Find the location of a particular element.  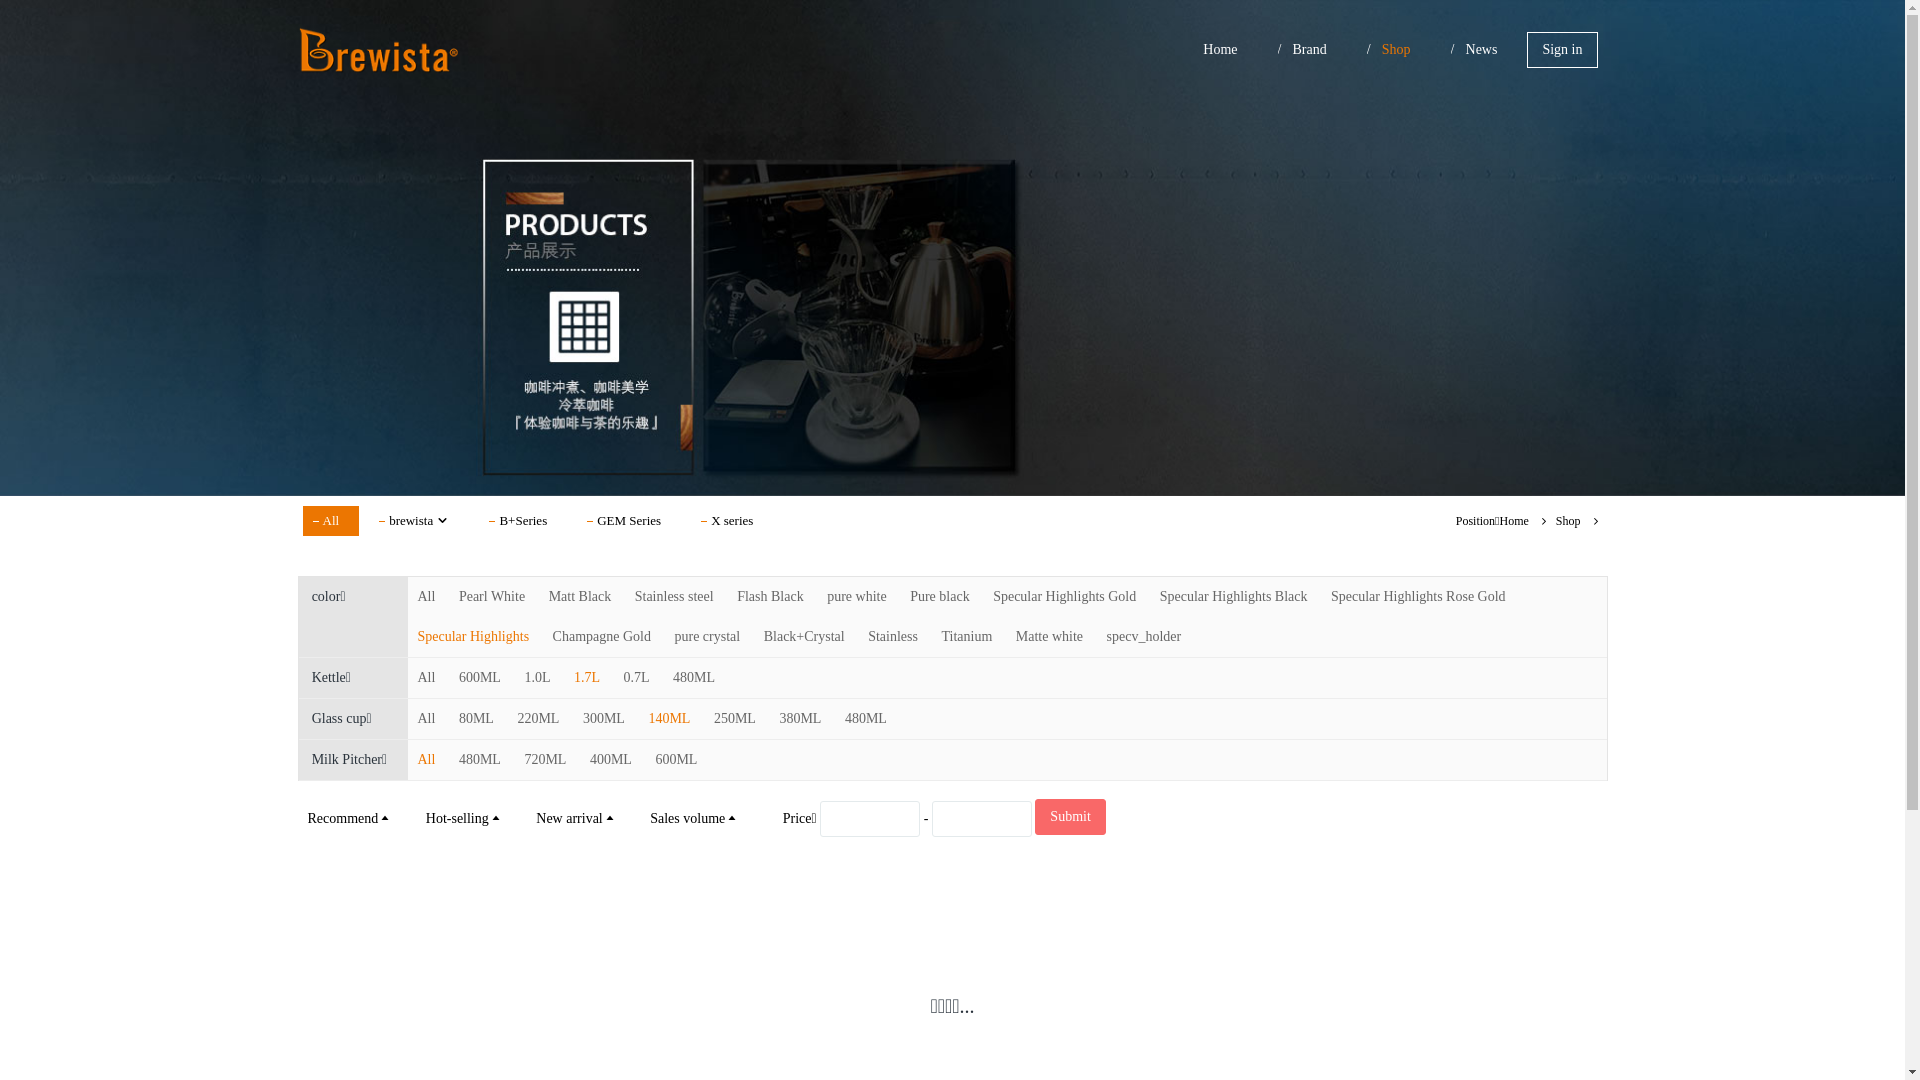

'Specular Highlights Gold' is located at coordinates (1063, 595).